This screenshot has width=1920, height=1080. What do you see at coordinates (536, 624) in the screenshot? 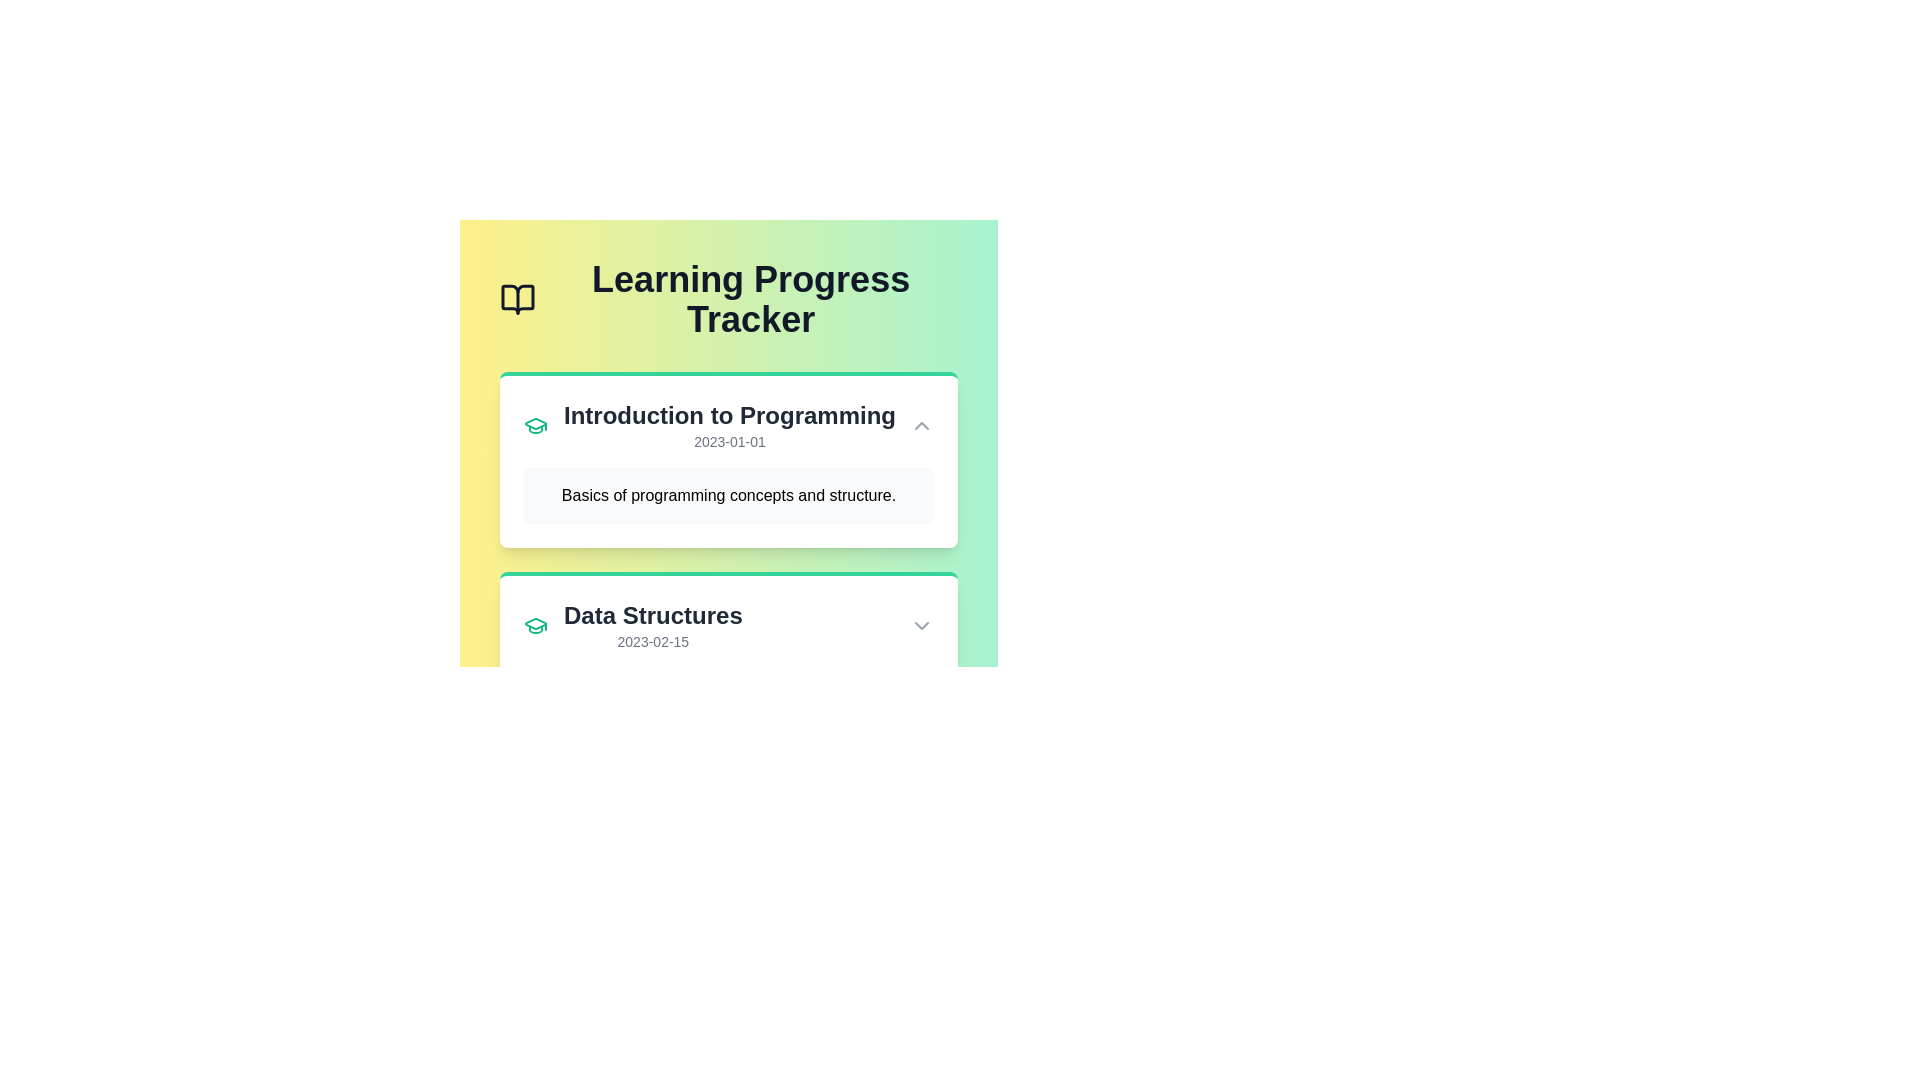
I see `the green graduation cap icon located at the top-left corner of the 'Data Structures' section` at bounding box center [536, 624].